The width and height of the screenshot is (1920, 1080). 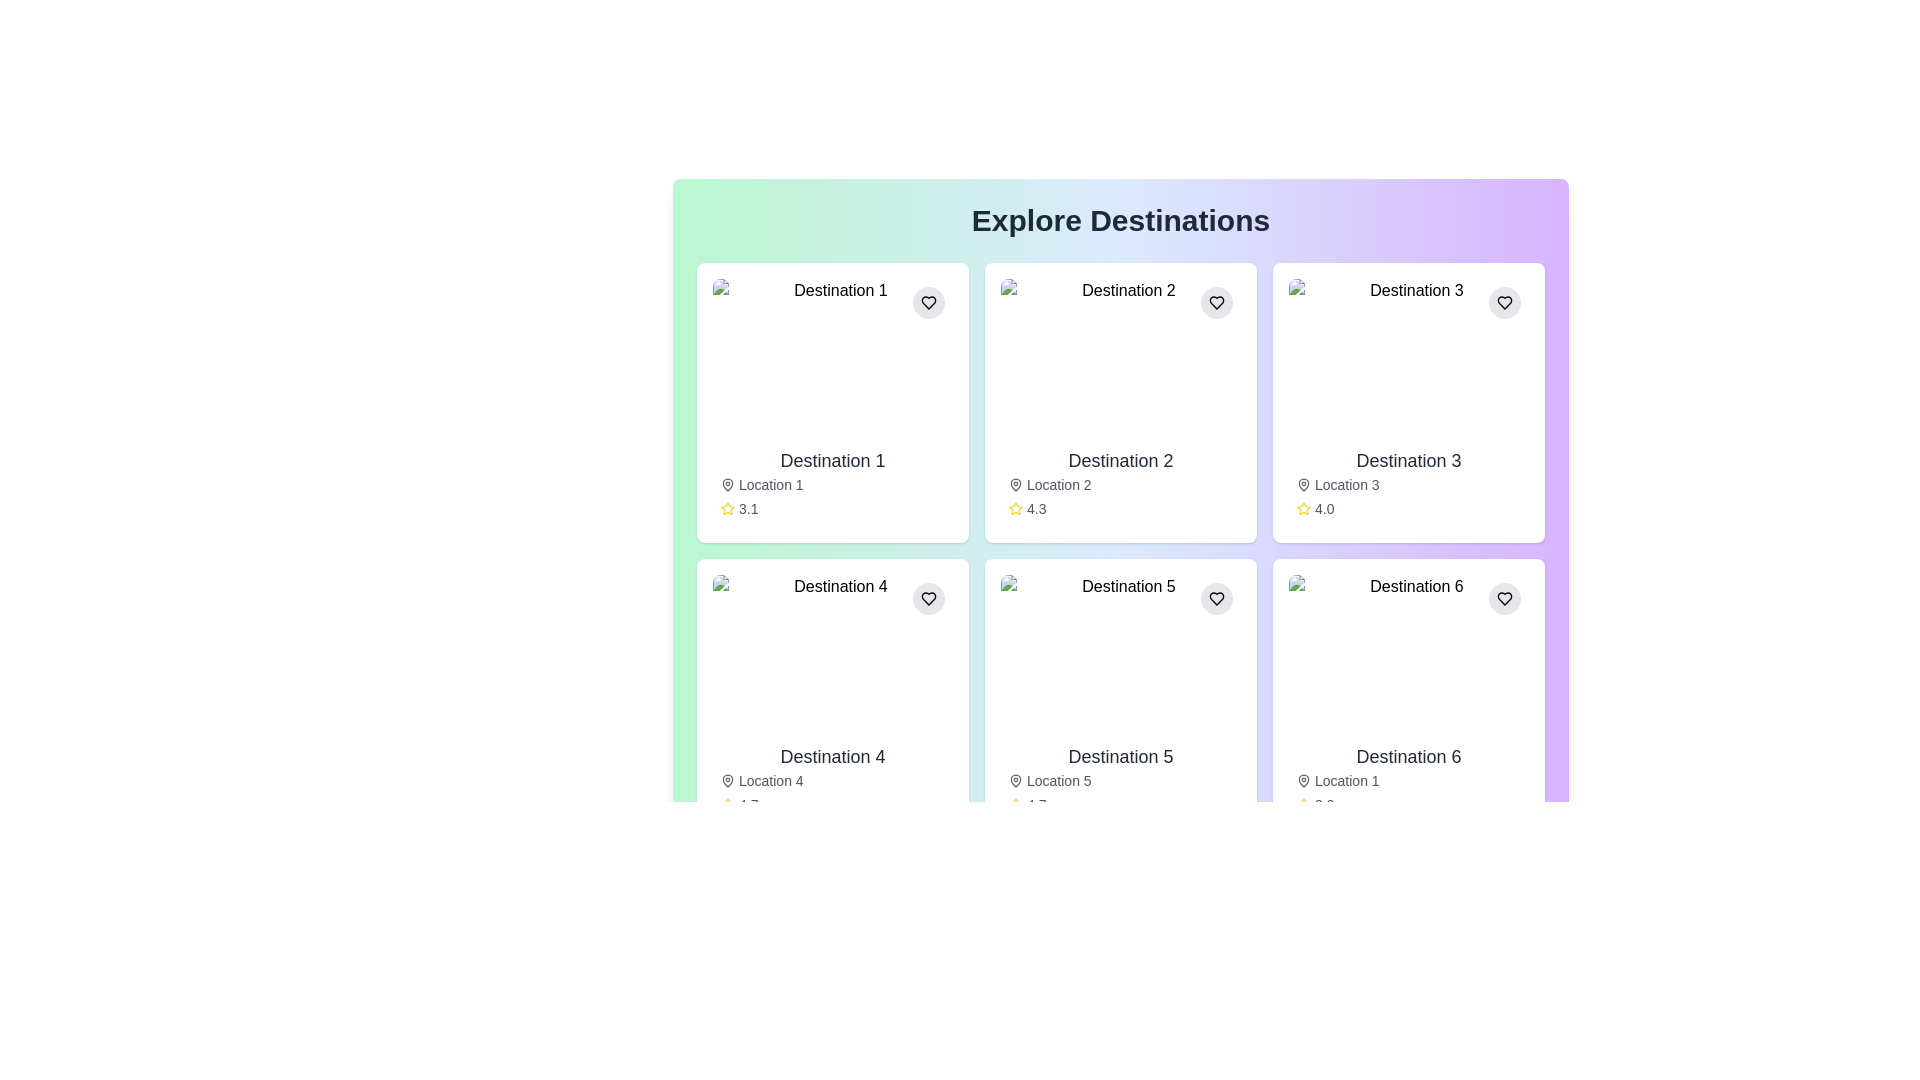 What do you see at coordinates (1016, 778) in the screenshot?
I see `the map pin icon located in the lower left corner of the card labeled 'Destination 5', which is beneath the title 'Location 5'` at bounding box center [1016, 778].